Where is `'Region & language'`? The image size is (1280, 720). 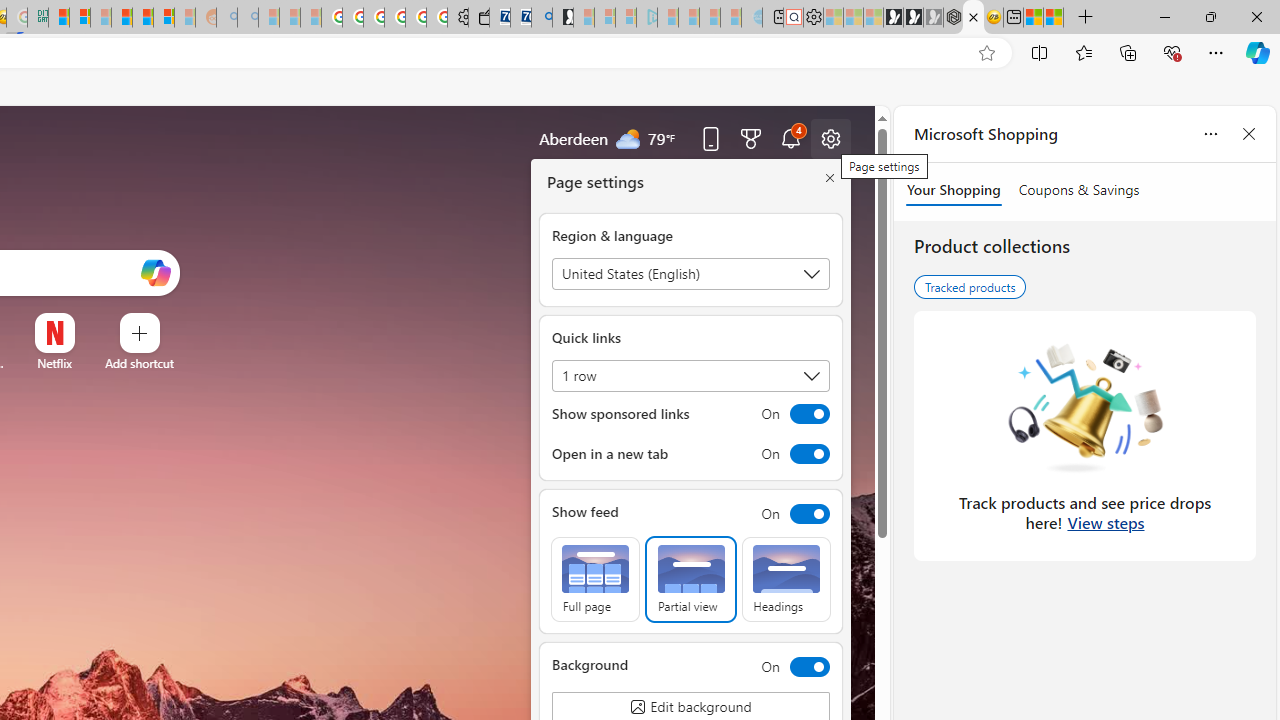
'Region & language' is located at coordinates (690, 273).